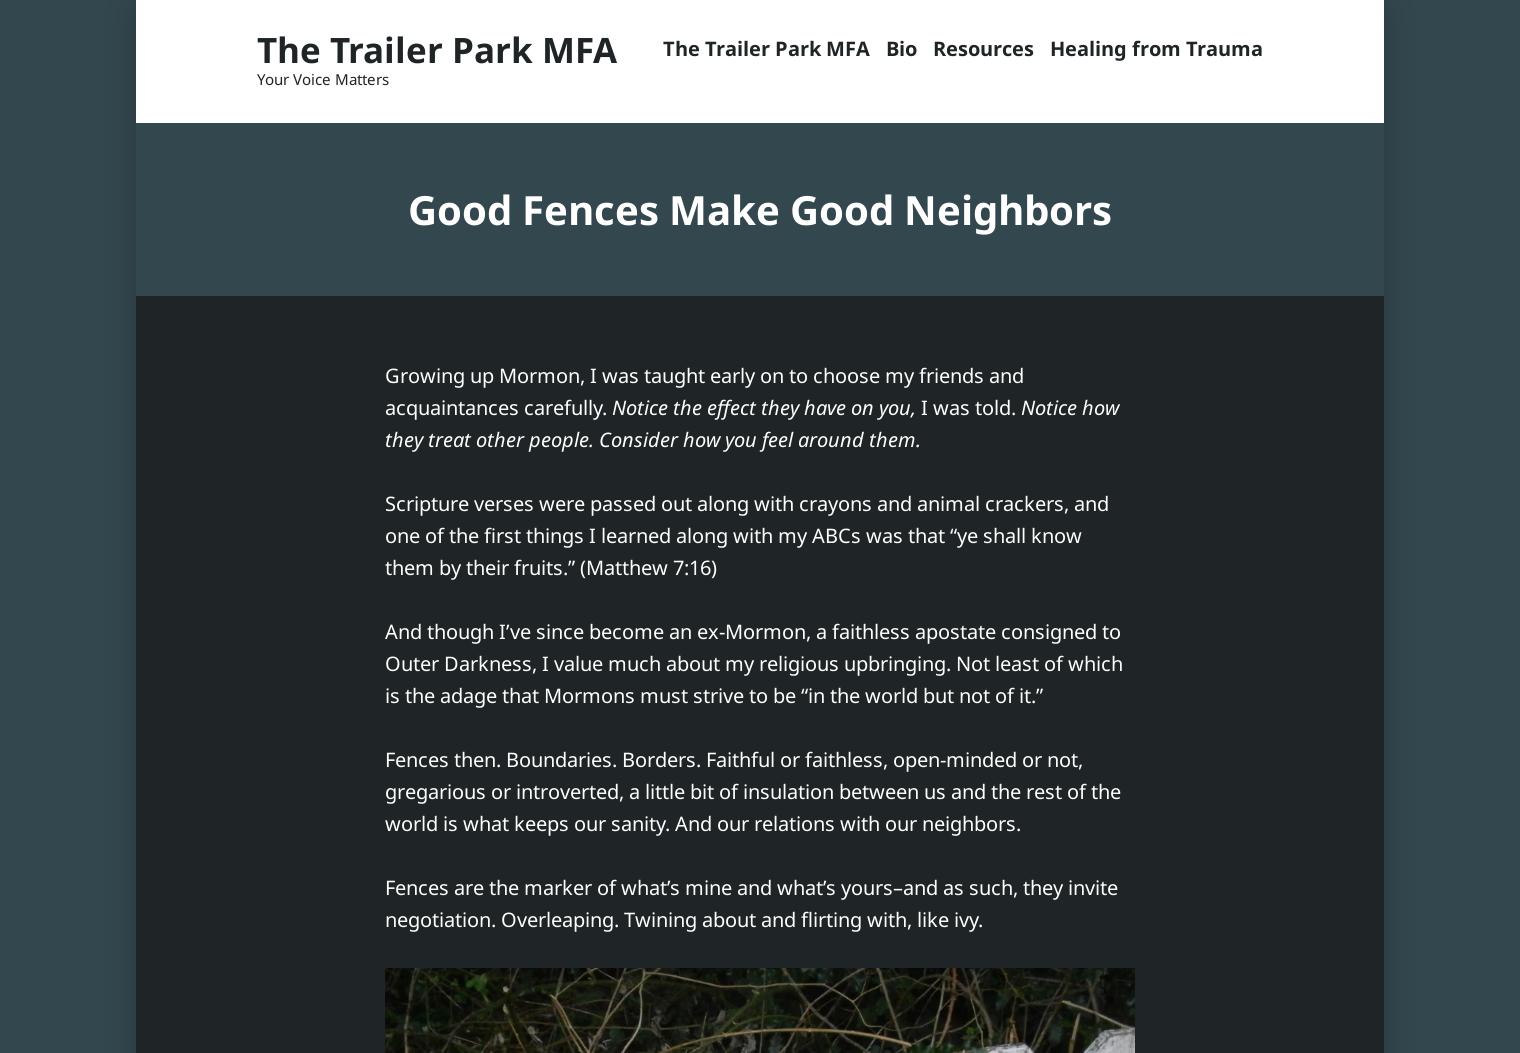 This screenshot has width=1520, height=1053. Describe the element at coordinates (754, 662) in the screenshot. I see `'And though I’ve since become an ex-Mormon, a faithless apostate consigned to Outer Darkness, I value much about my religious upbringing. Not least of which is the adage that Mormons must strive to be “in the world but not of it.”'` at that location.